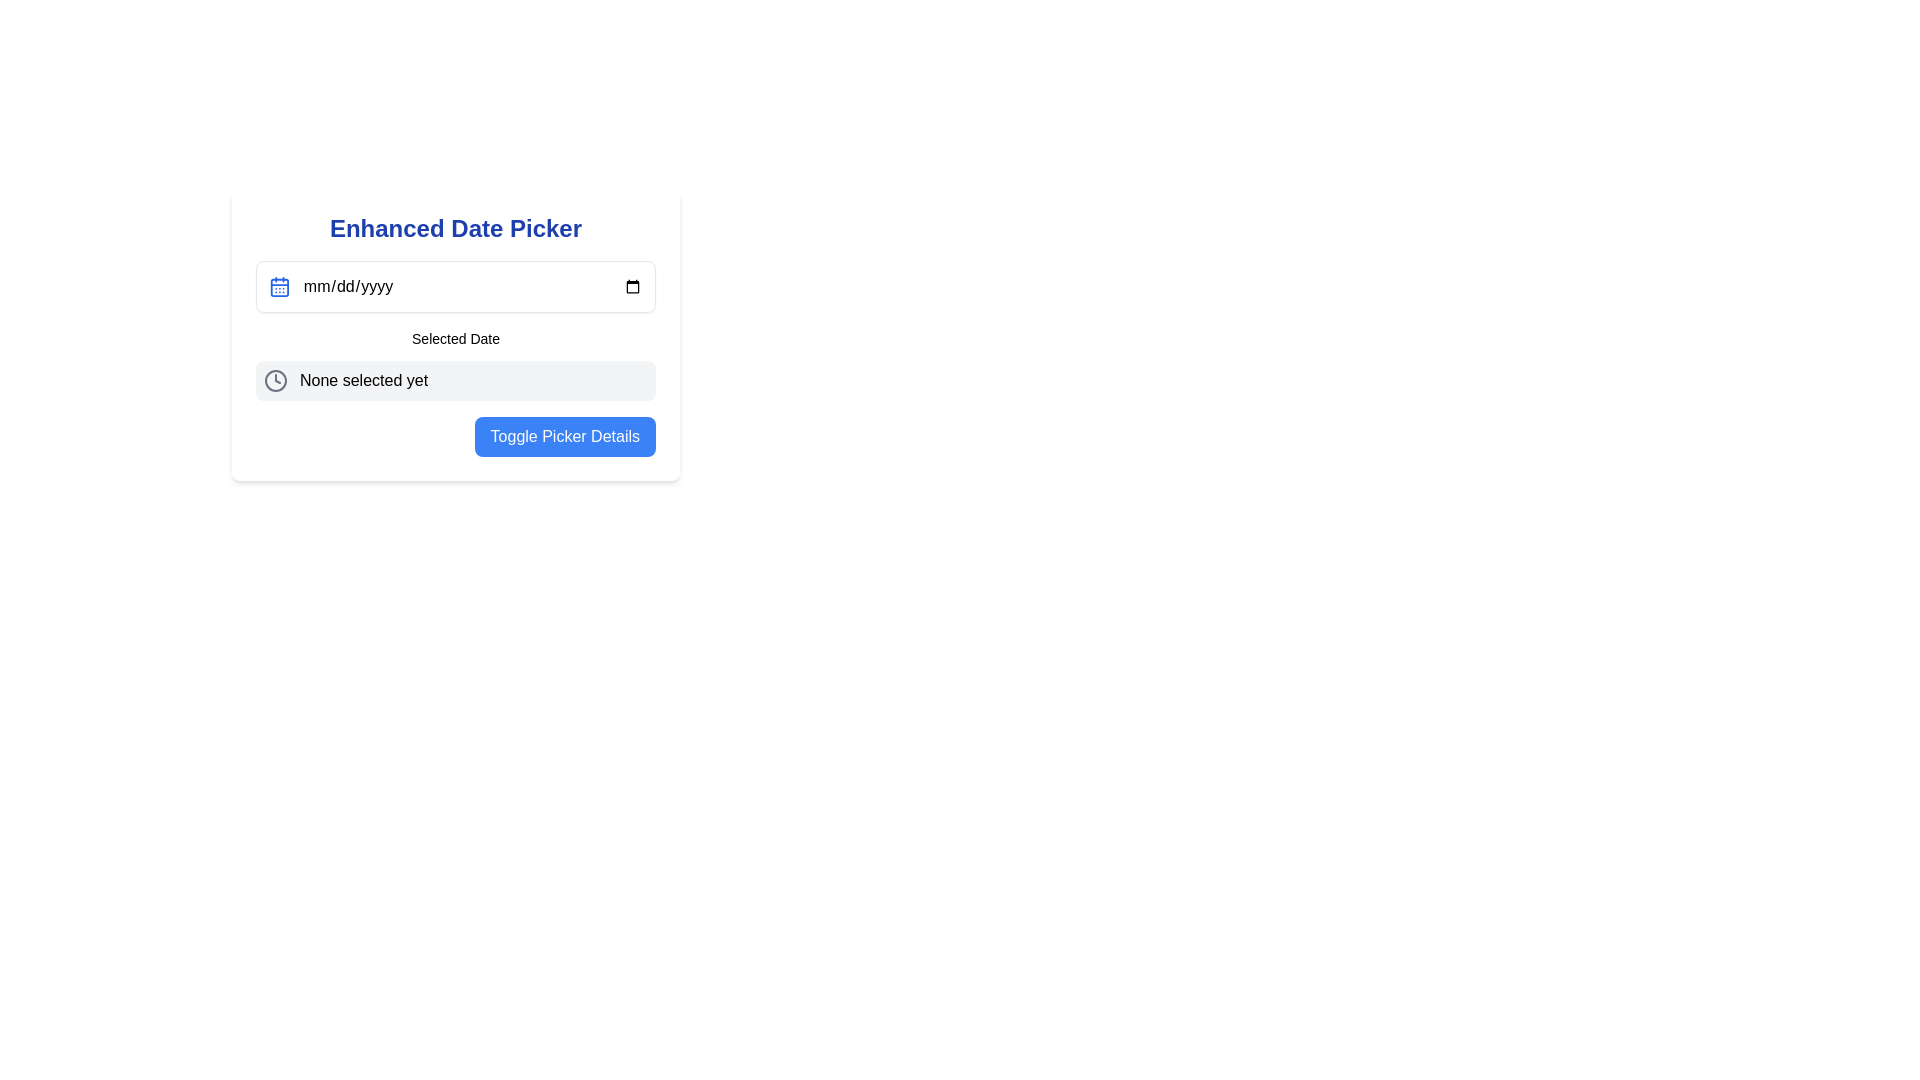 Image resolution: width=1920 pixels, height=1080 pixels. What do you see at coordinates (364, 381) in the screenshot?
I see `the Text Label displaying 'None selected yet', which is positioned to the right of a clock icon` at bounding box center [364, 381].